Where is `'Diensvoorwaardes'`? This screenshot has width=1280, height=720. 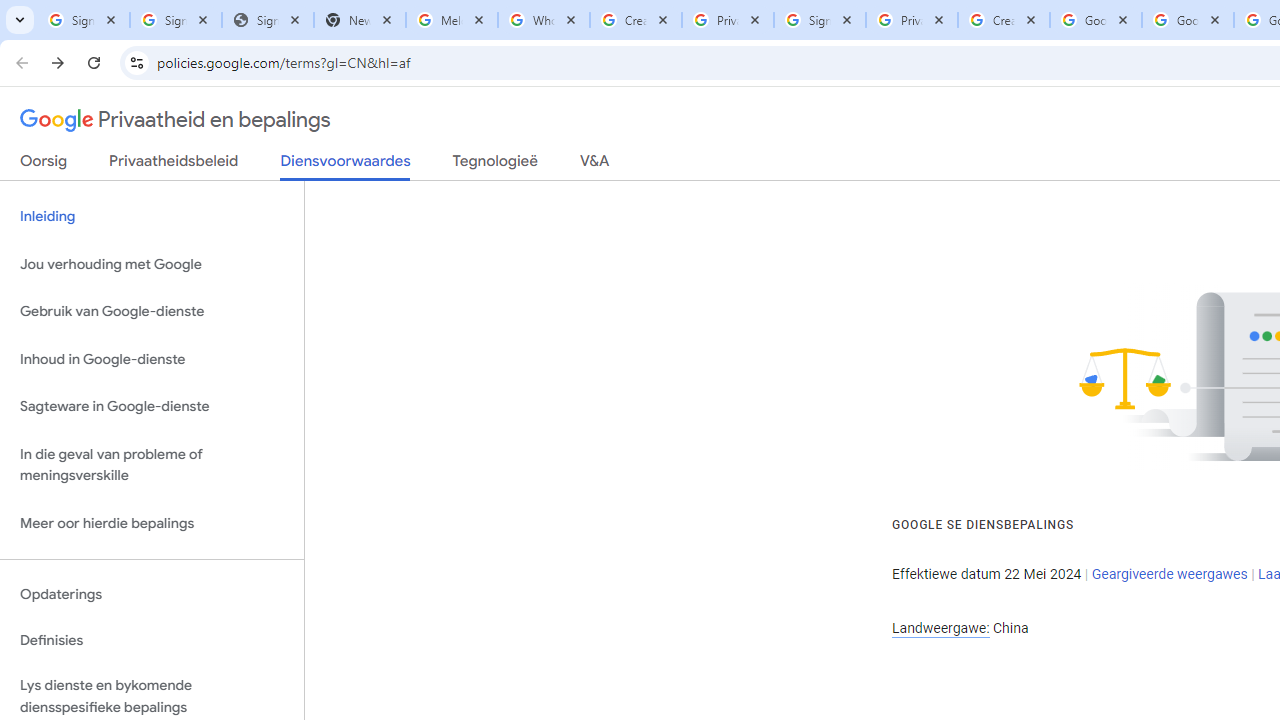
'Diensvoorwaardes' is located at coordinates (345, 165).